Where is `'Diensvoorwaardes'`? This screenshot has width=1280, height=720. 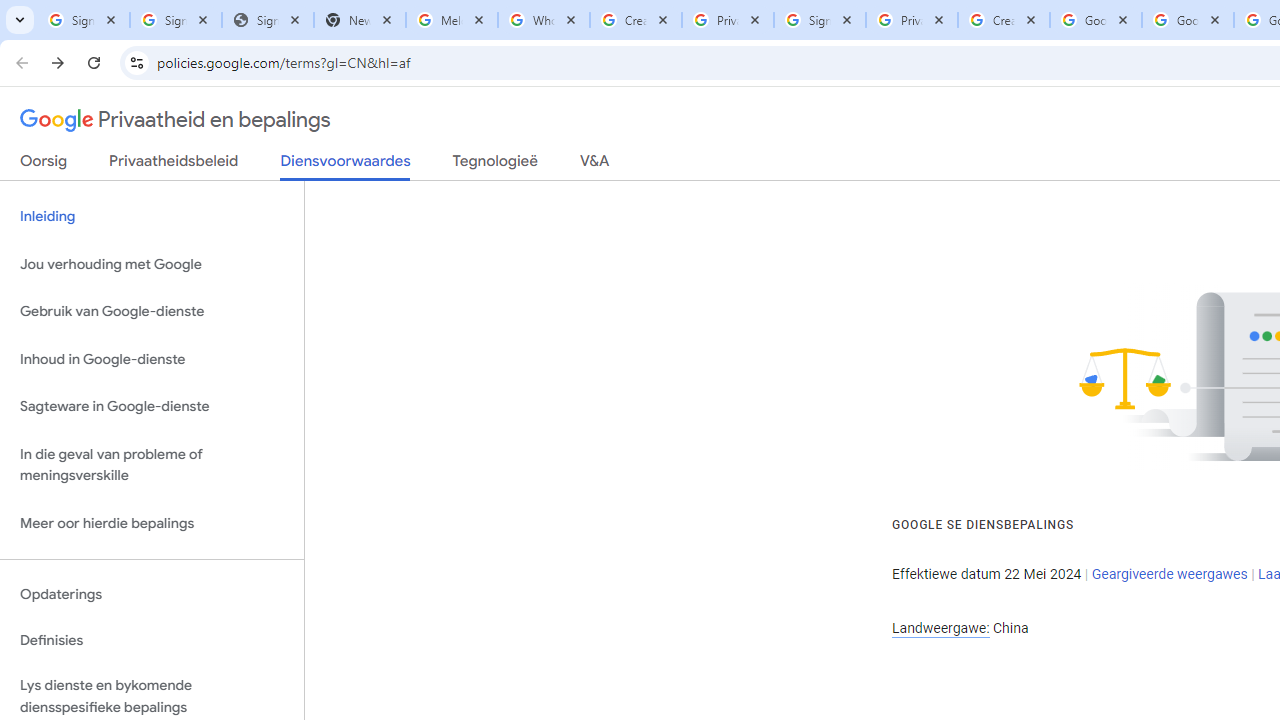
'Diensvoorwaardes' is located at coordinates (345, 165).